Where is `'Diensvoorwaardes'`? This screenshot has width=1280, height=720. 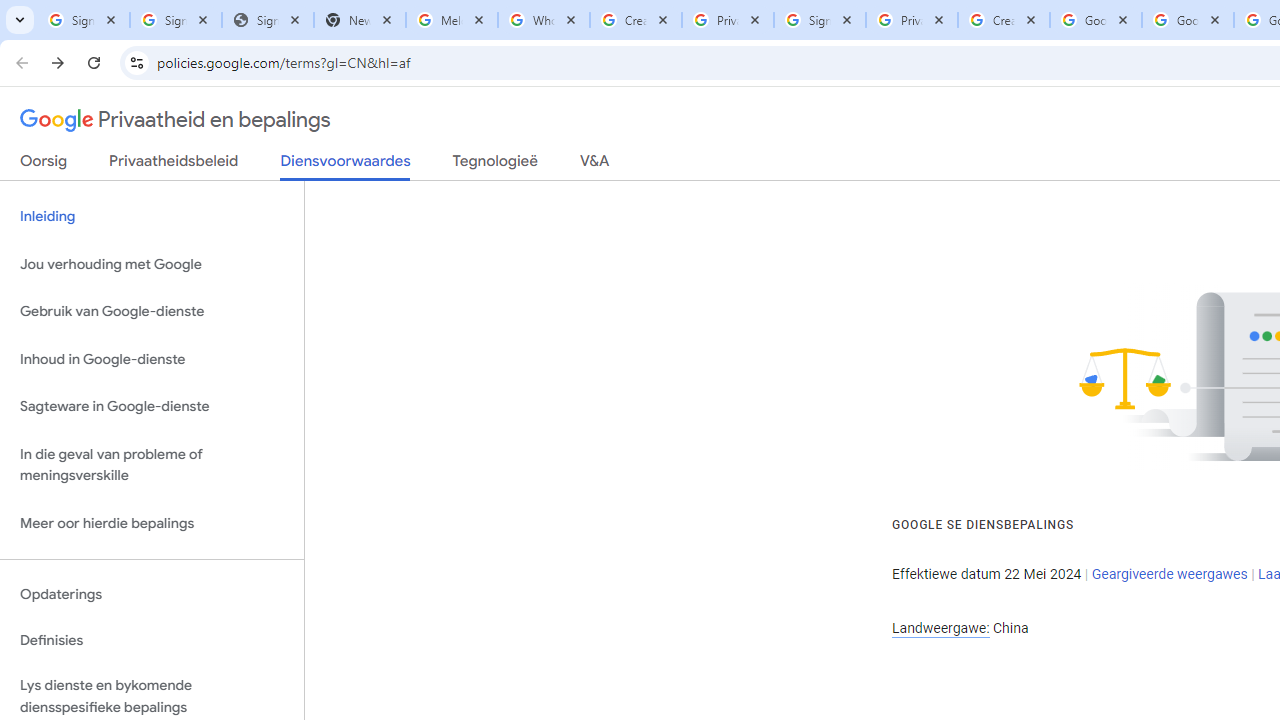
'Diensvoorwaardes' is located at coordinates (345, 165).